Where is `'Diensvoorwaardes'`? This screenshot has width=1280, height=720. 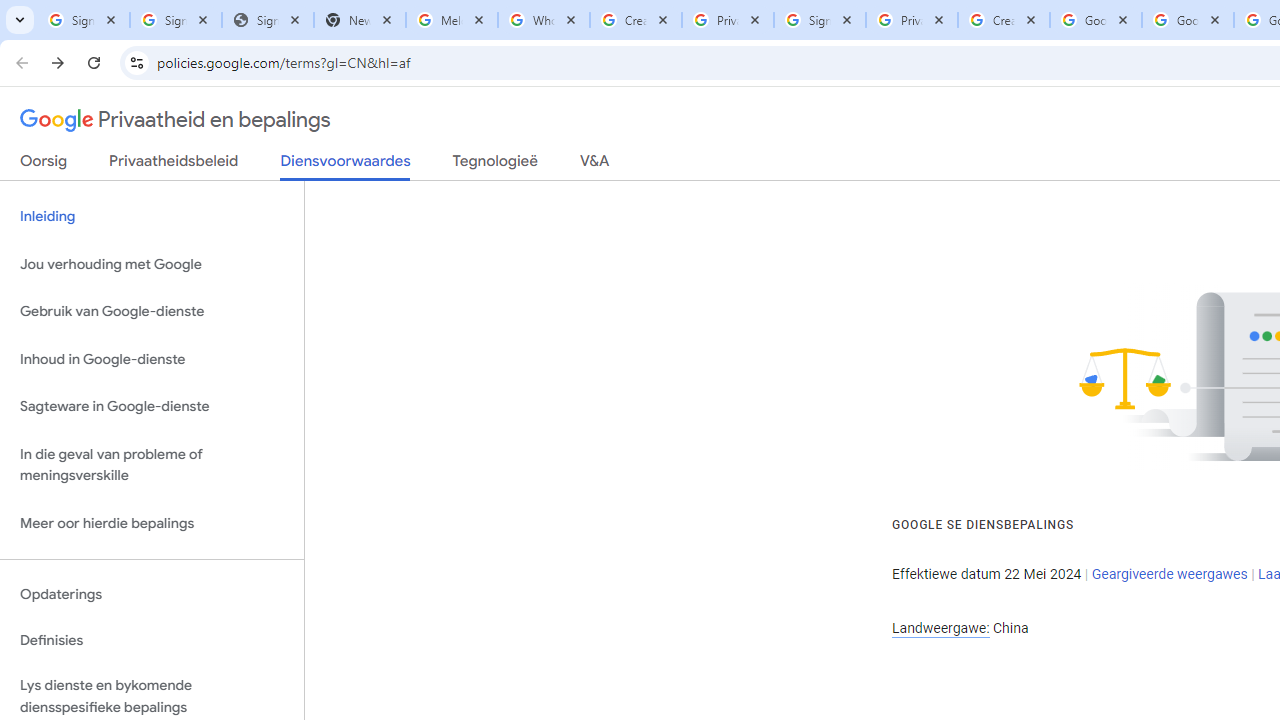
'Diensvoorwaardes' is located at coordinates (345, 165).